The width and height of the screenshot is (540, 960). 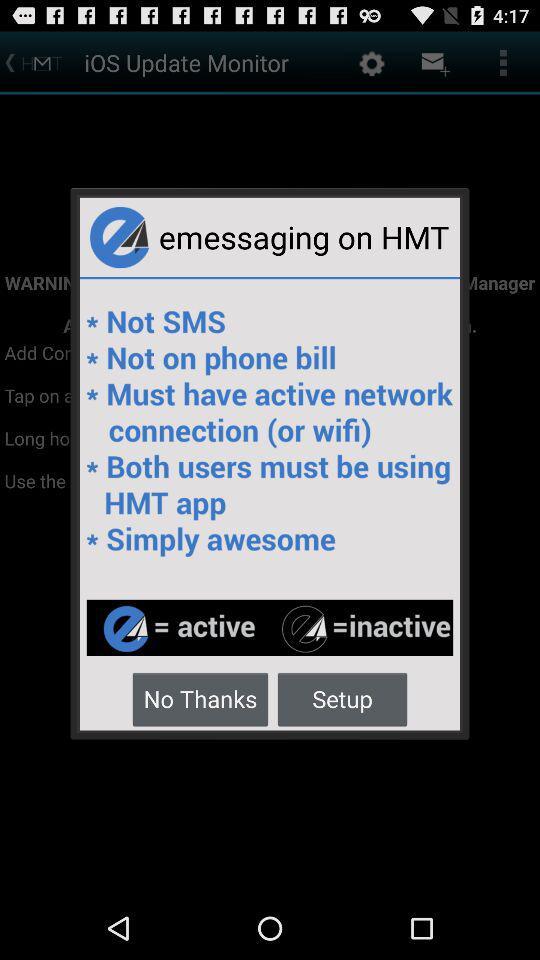 What do you see at coordinates (200, 698) in the screenshot?
I see `the item to the left of the setup` at bounding box center [200, 698].